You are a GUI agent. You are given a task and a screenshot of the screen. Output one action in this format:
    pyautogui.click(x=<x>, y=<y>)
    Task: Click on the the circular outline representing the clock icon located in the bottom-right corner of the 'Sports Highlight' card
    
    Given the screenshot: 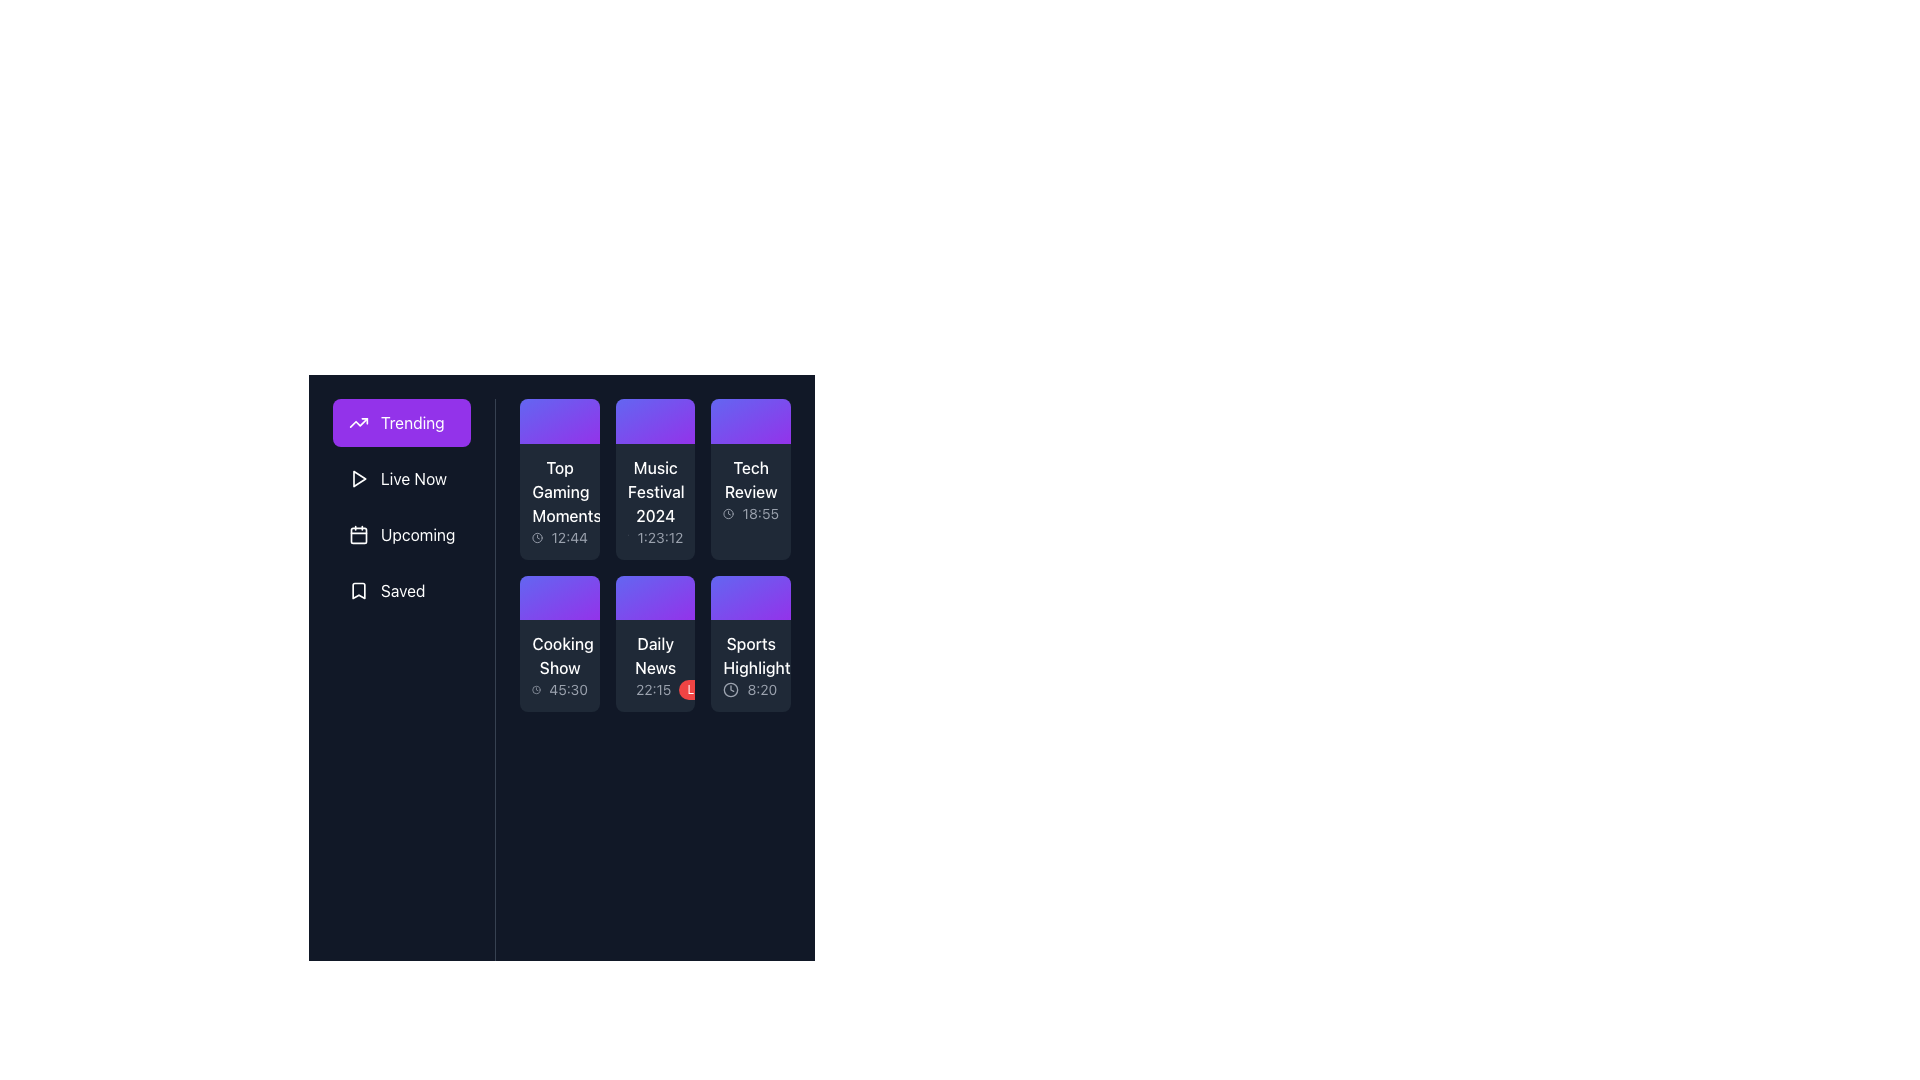 What is the action you would take?
    pyautogui.click(x=730, y=689)
    